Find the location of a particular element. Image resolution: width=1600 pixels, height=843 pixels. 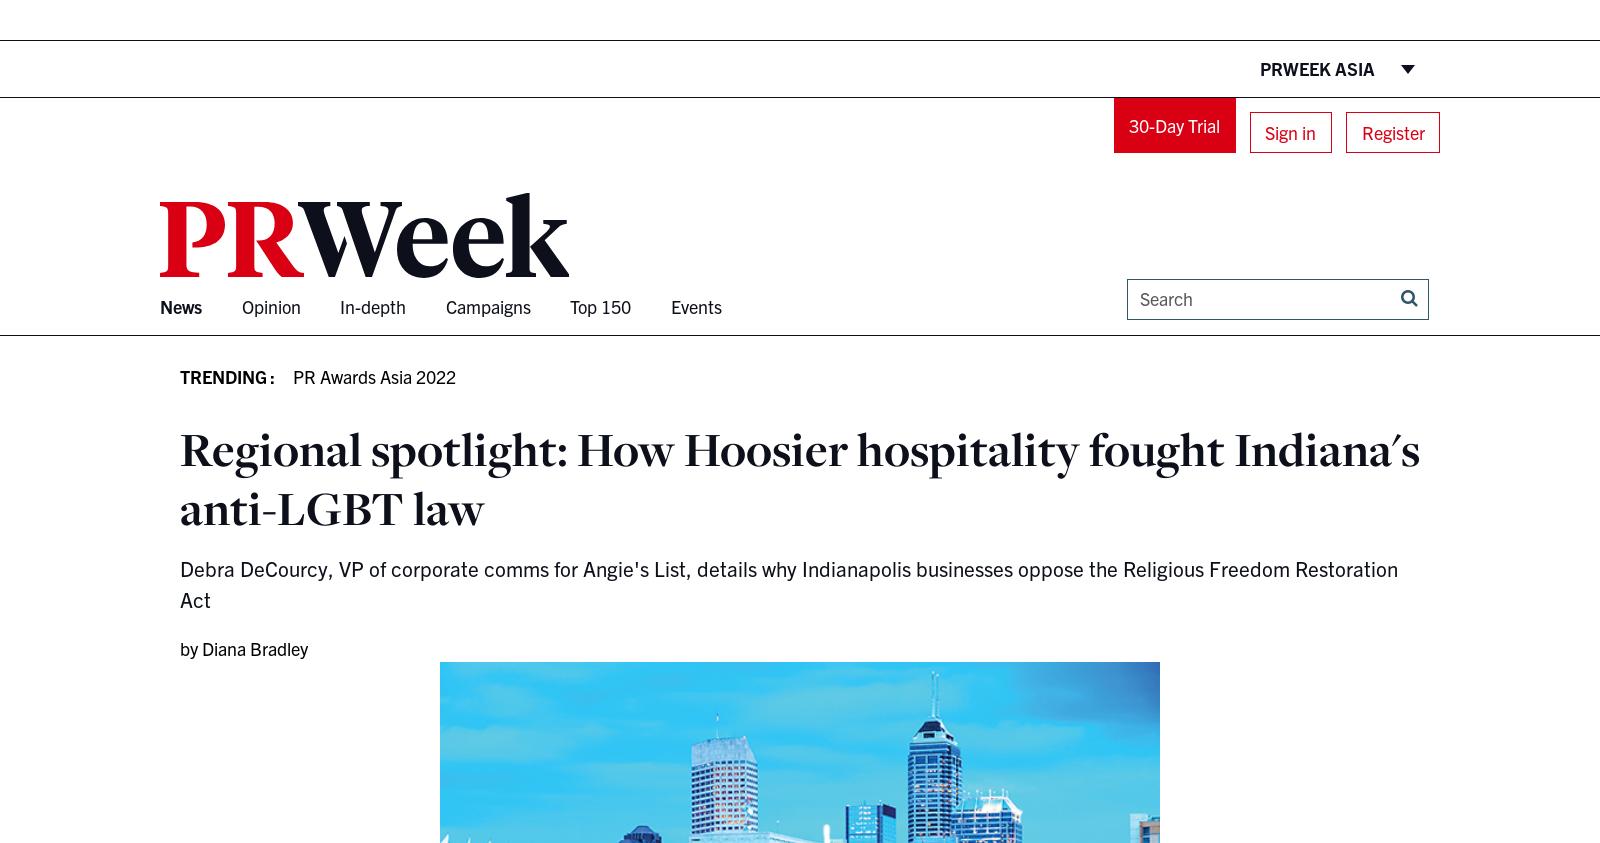

'Sign in' is located at coordinates (1289, 131).